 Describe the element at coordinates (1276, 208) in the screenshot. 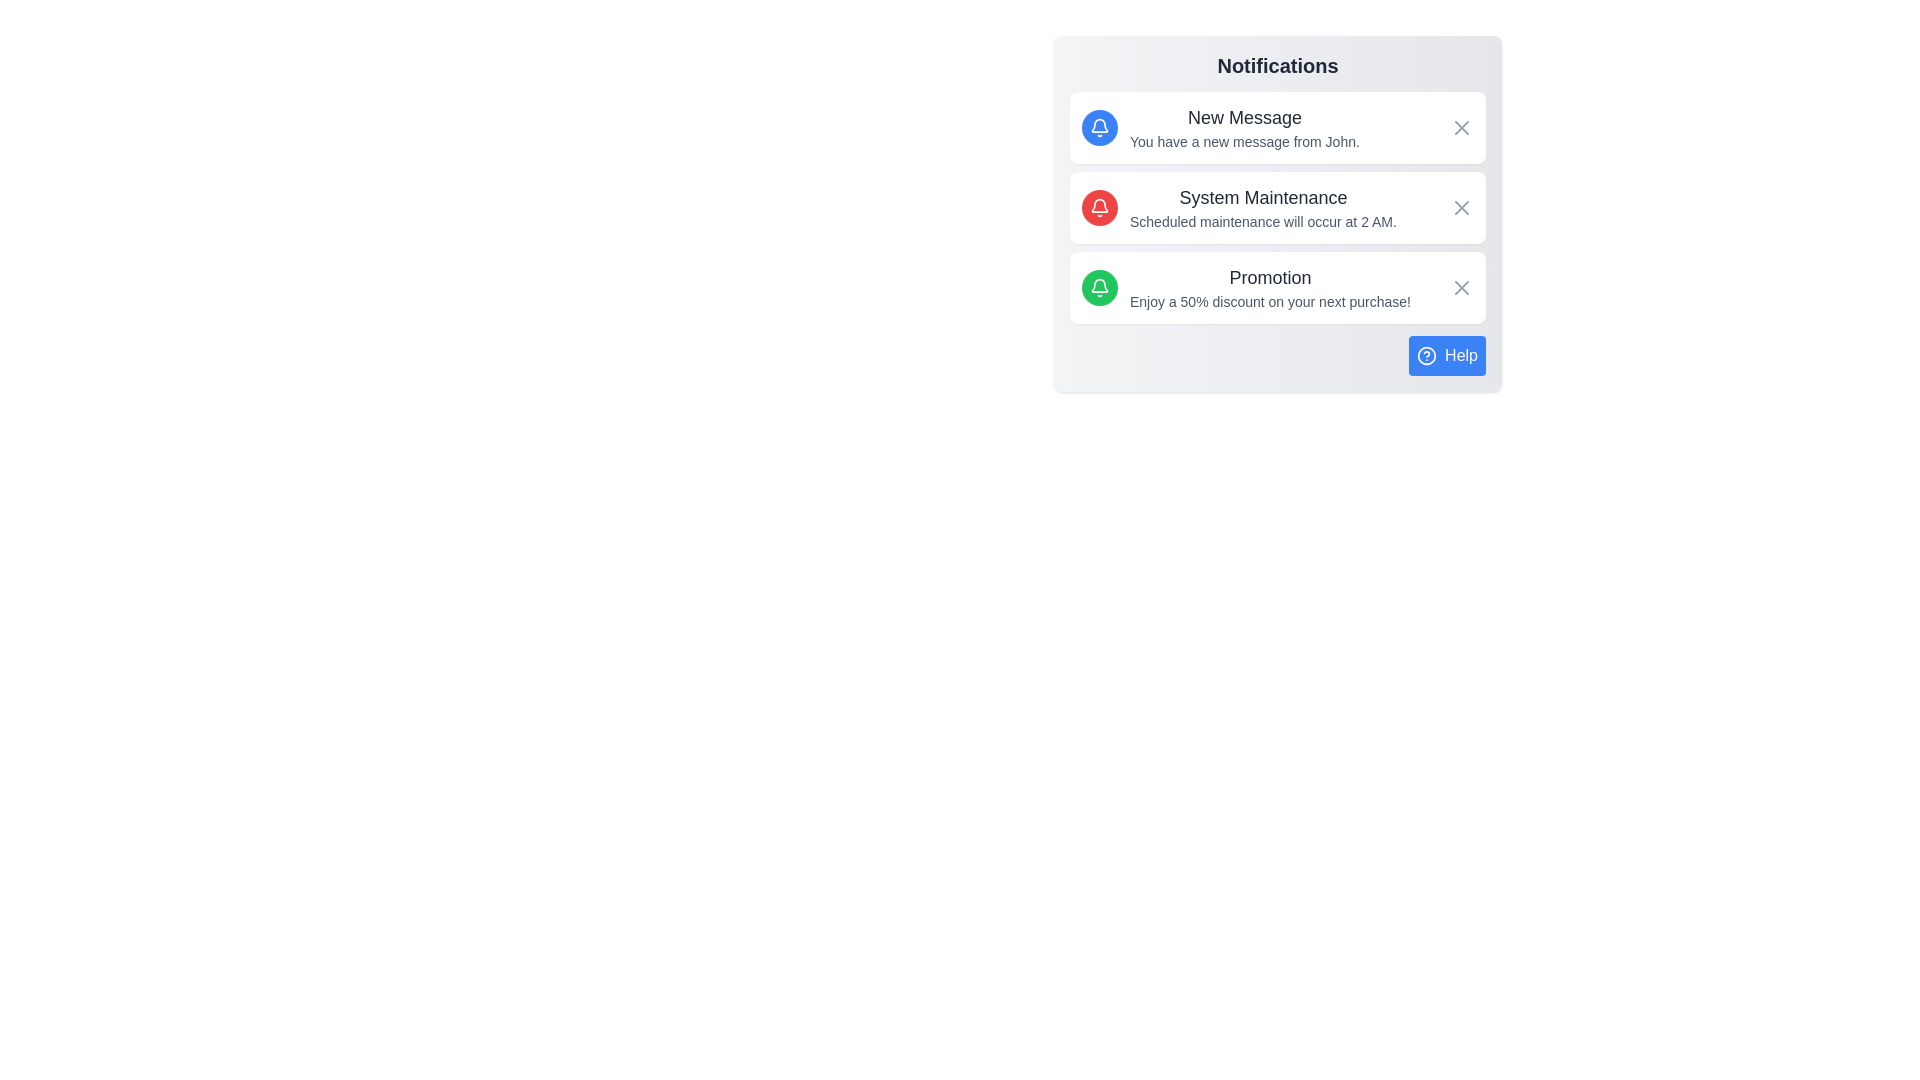

I see `the second notification card regarding scheduled system maintenance at 2 AM` at that location.